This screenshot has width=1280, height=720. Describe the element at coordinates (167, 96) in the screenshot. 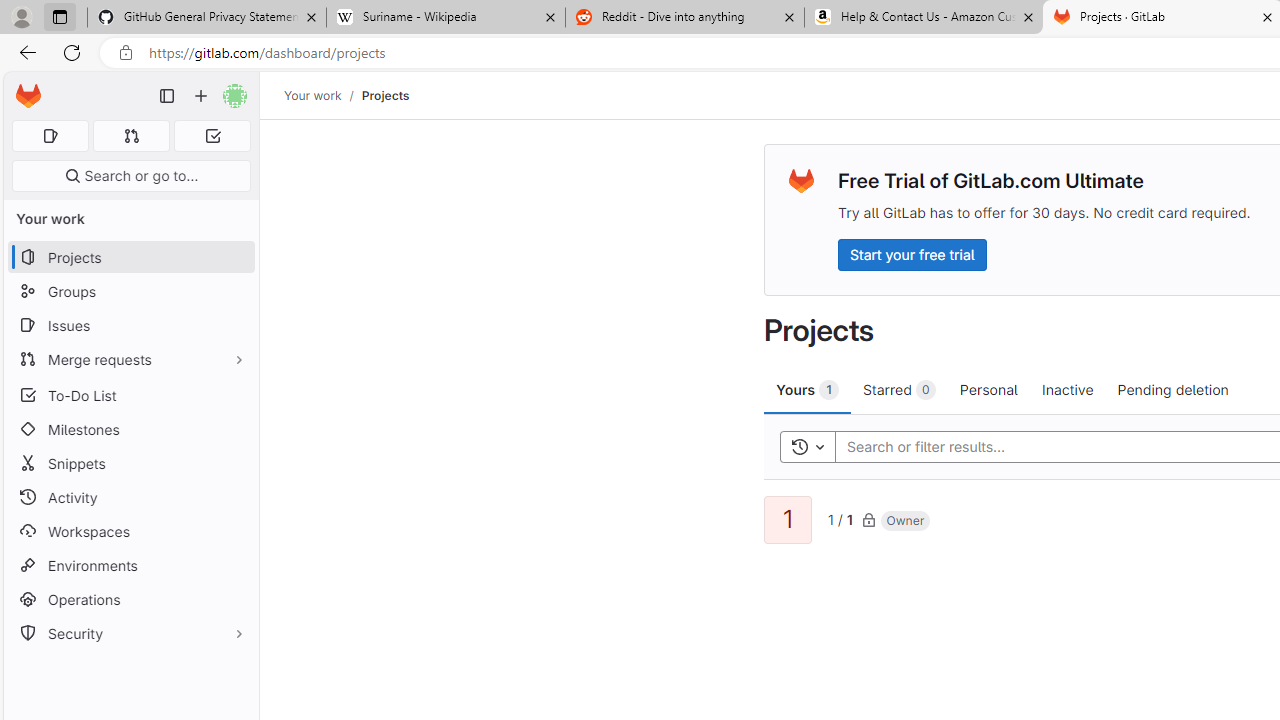

I see `'Primary navigation sidebar'` at that location.